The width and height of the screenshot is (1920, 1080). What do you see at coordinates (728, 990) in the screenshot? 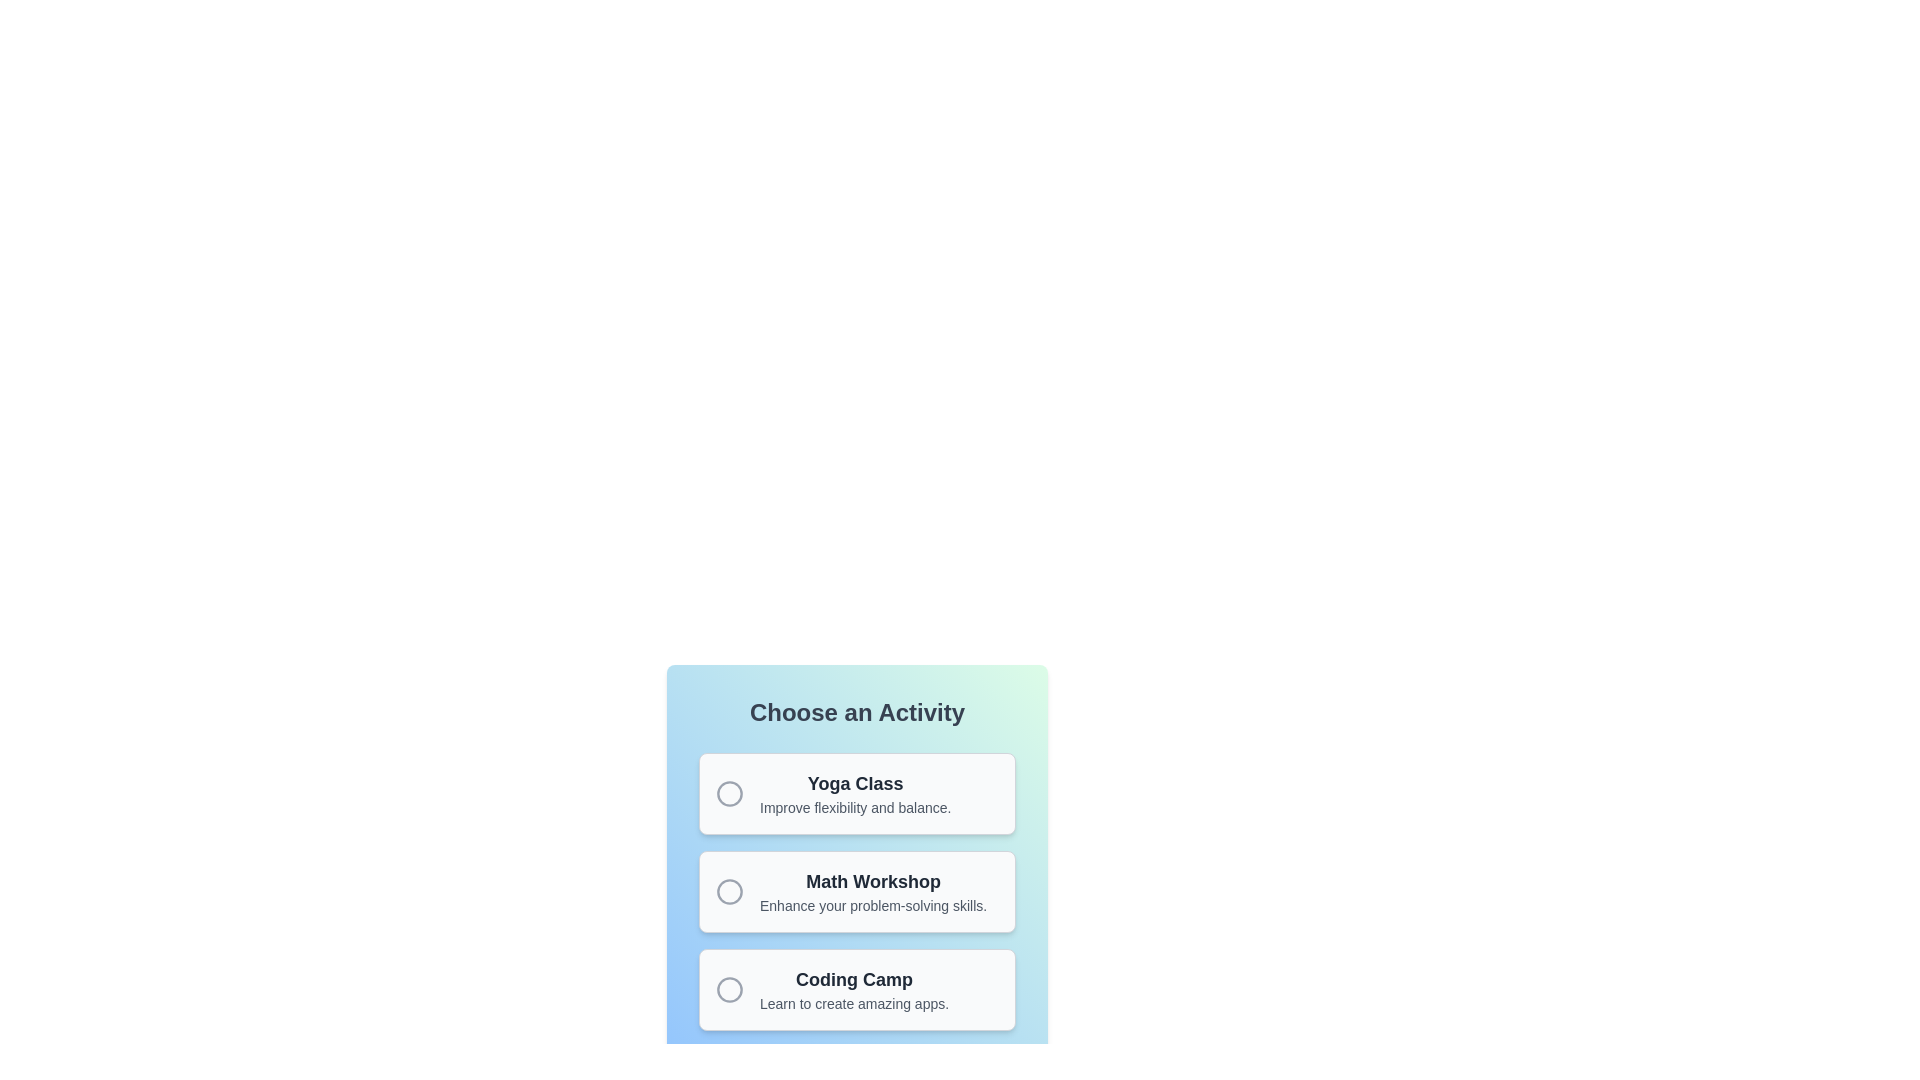
I see `the radio button associated with the 'Coding Camp' option` at bounding box center [728, 990].